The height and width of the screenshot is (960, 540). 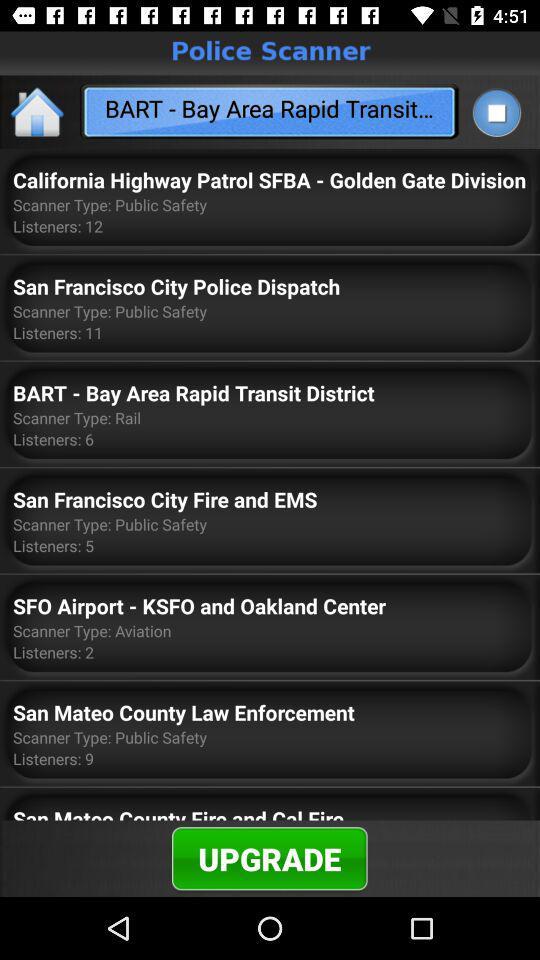 What do you see at coordinates (269, 857) in the screenshot?
I see `upgrade icon` at bounding box center [269, 857].